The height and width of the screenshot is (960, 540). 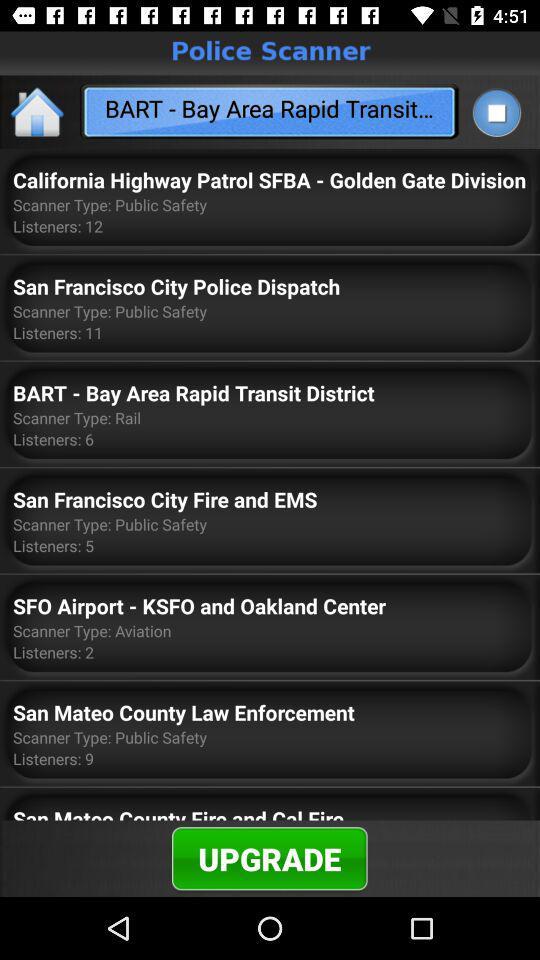 What do you see at coordinates (269, 857) in the screenshot?
I see `upgrade icon` at bounding box center [269, 857].